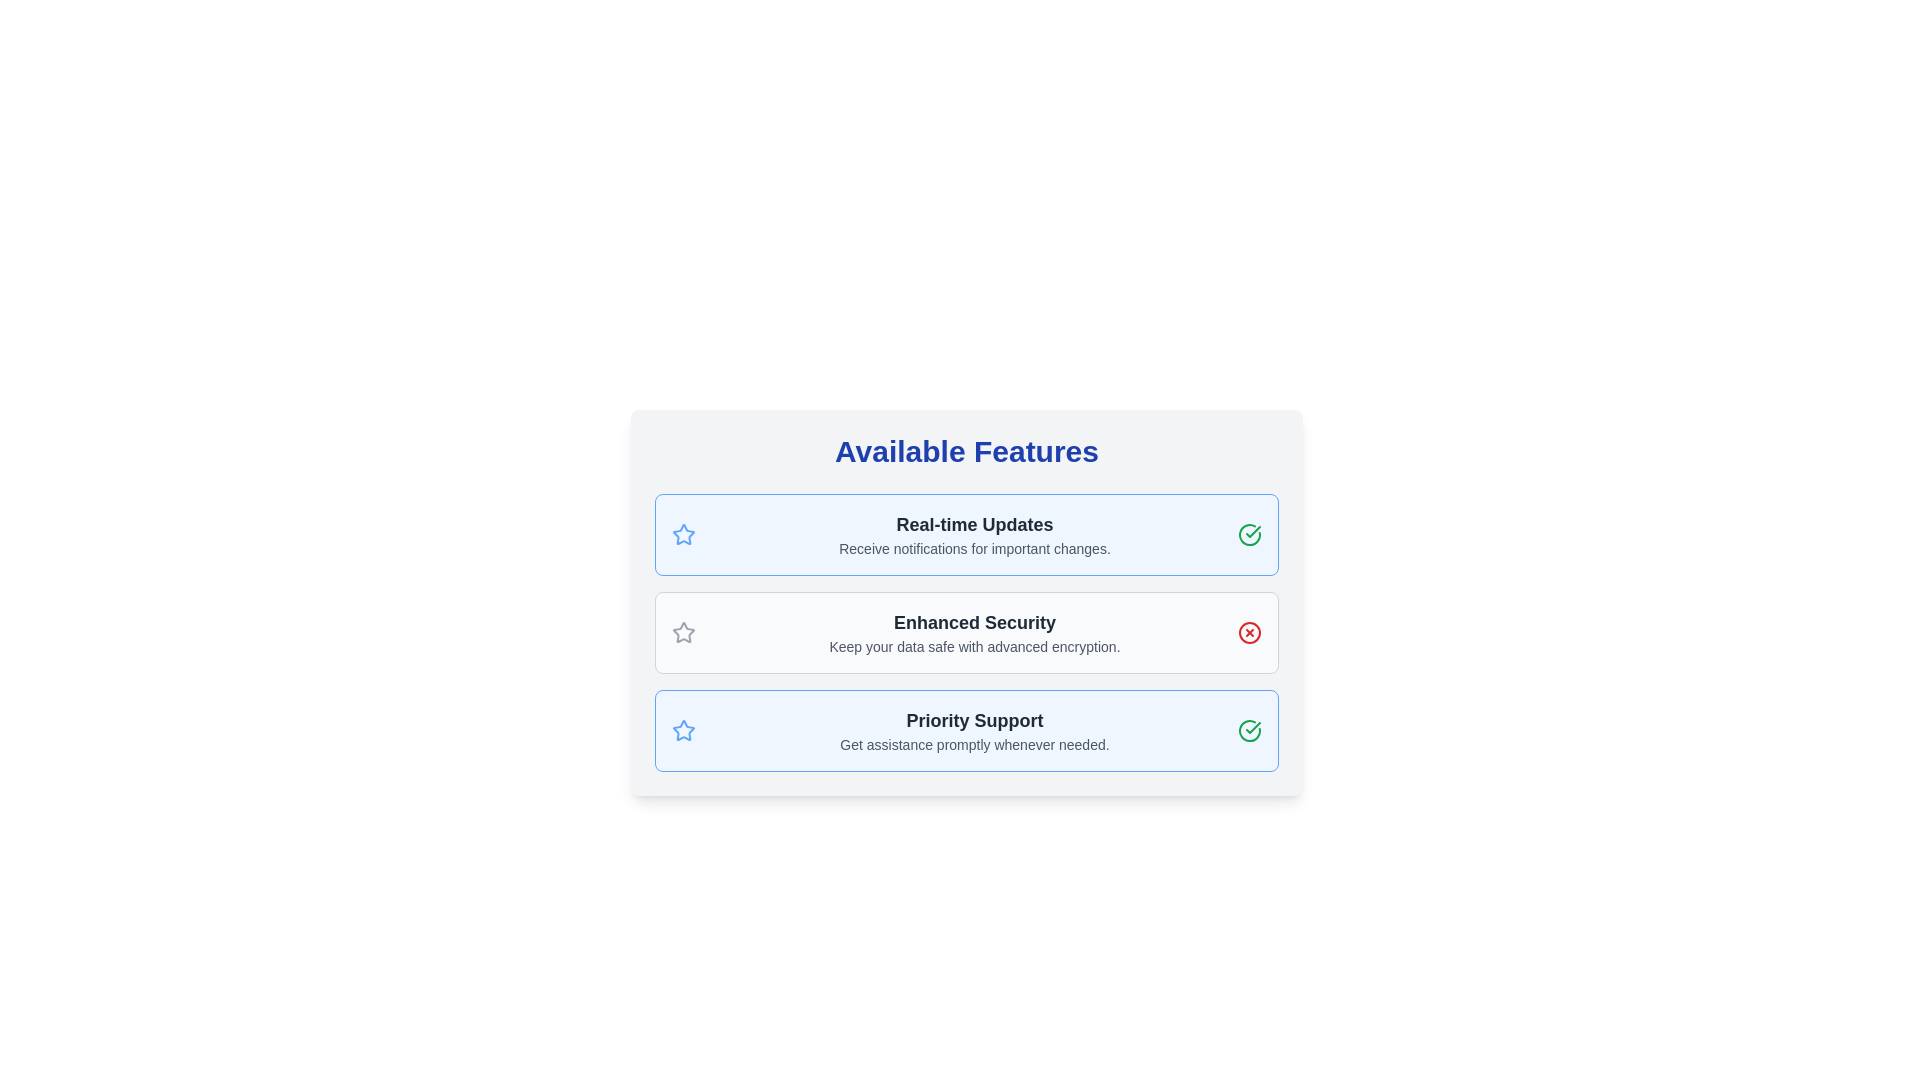 The height and width of the screenshot is (1080, 1920). I want to click on text 'Available Features' from the header element styled in bold and blue at the top of the card-like section, so click(966, 451).